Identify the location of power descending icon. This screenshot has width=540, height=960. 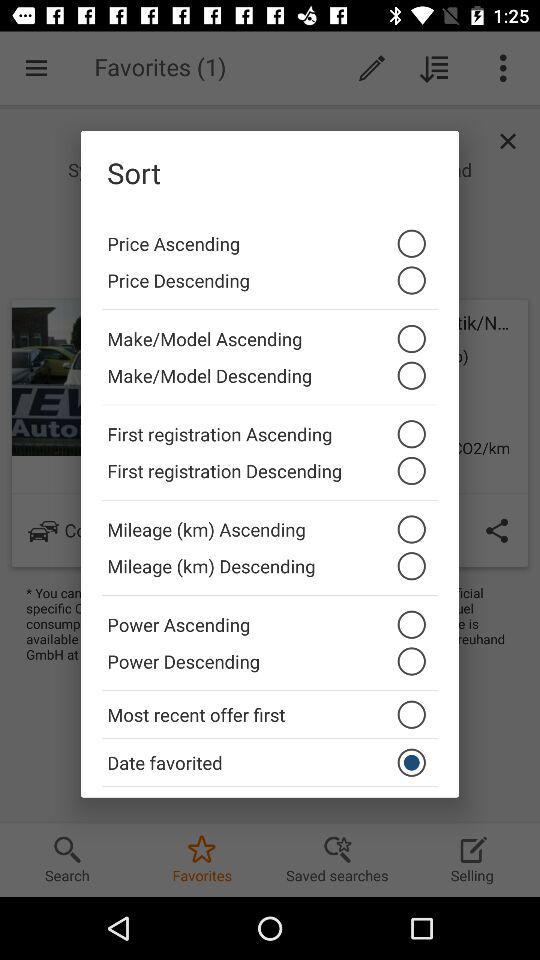
(270, 666).